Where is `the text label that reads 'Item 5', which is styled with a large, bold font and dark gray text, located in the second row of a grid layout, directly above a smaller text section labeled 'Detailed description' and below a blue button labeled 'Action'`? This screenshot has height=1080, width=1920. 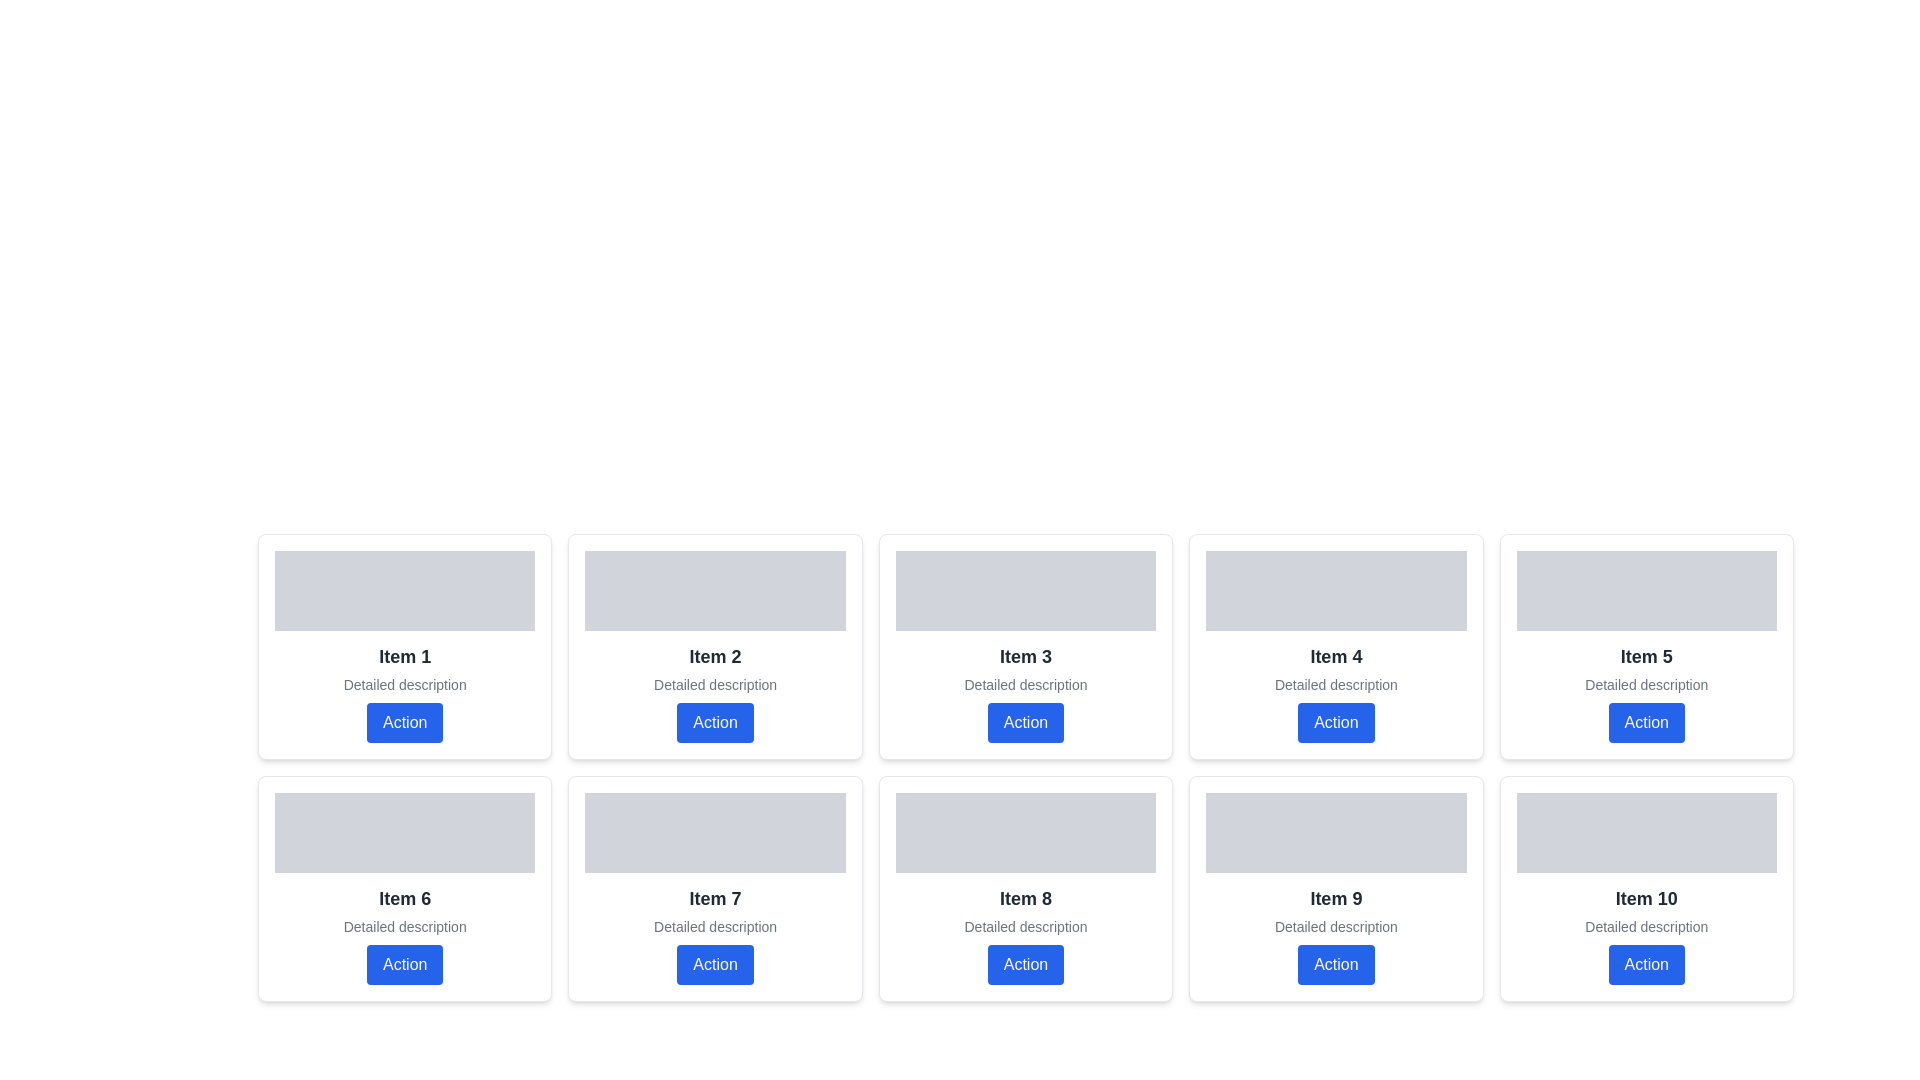
the text label that reads 'Item 5', which is styled with a large, bold font and dark gray text, located in the second row of a grid layout, directly above a smaller text section labeled 'Detailed description' and below a blue button labeled 'Action' is located at coordinates (1646, 656).